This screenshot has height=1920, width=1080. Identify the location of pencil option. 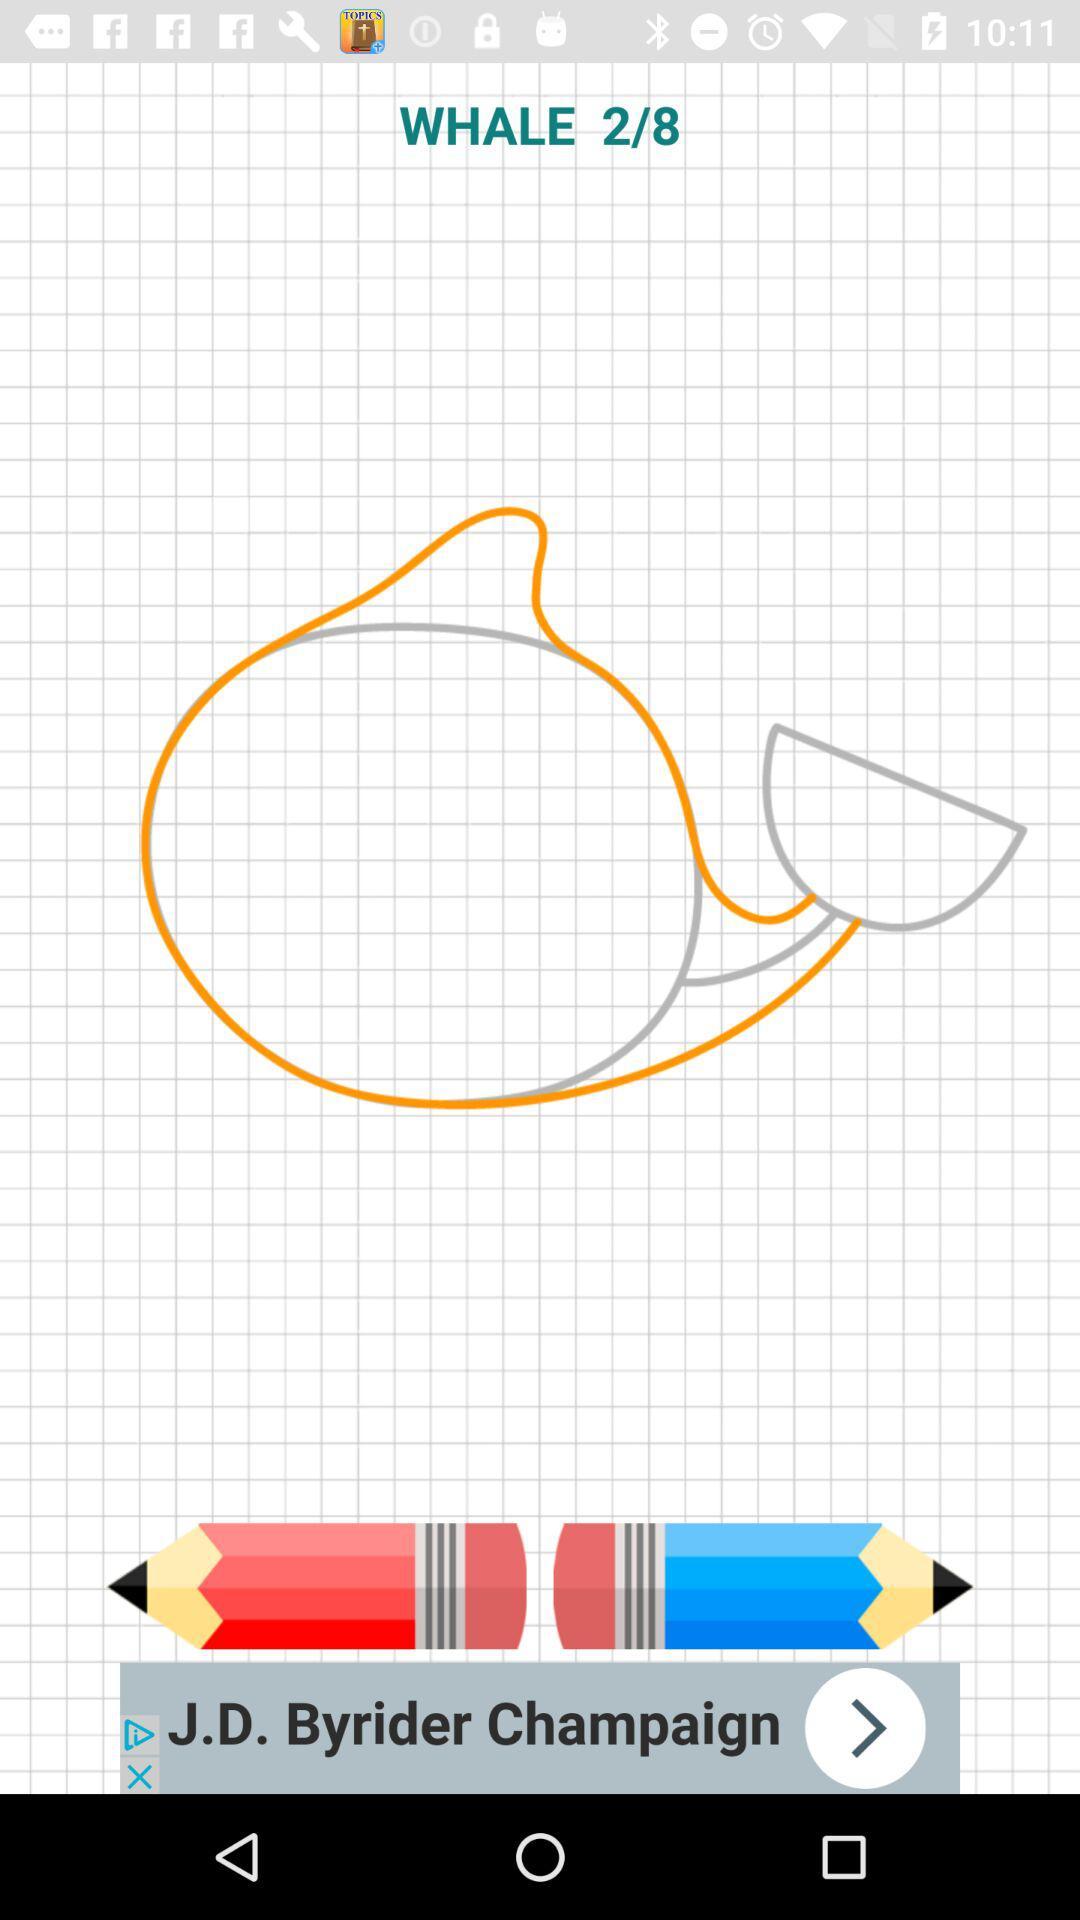
(315, 1585).